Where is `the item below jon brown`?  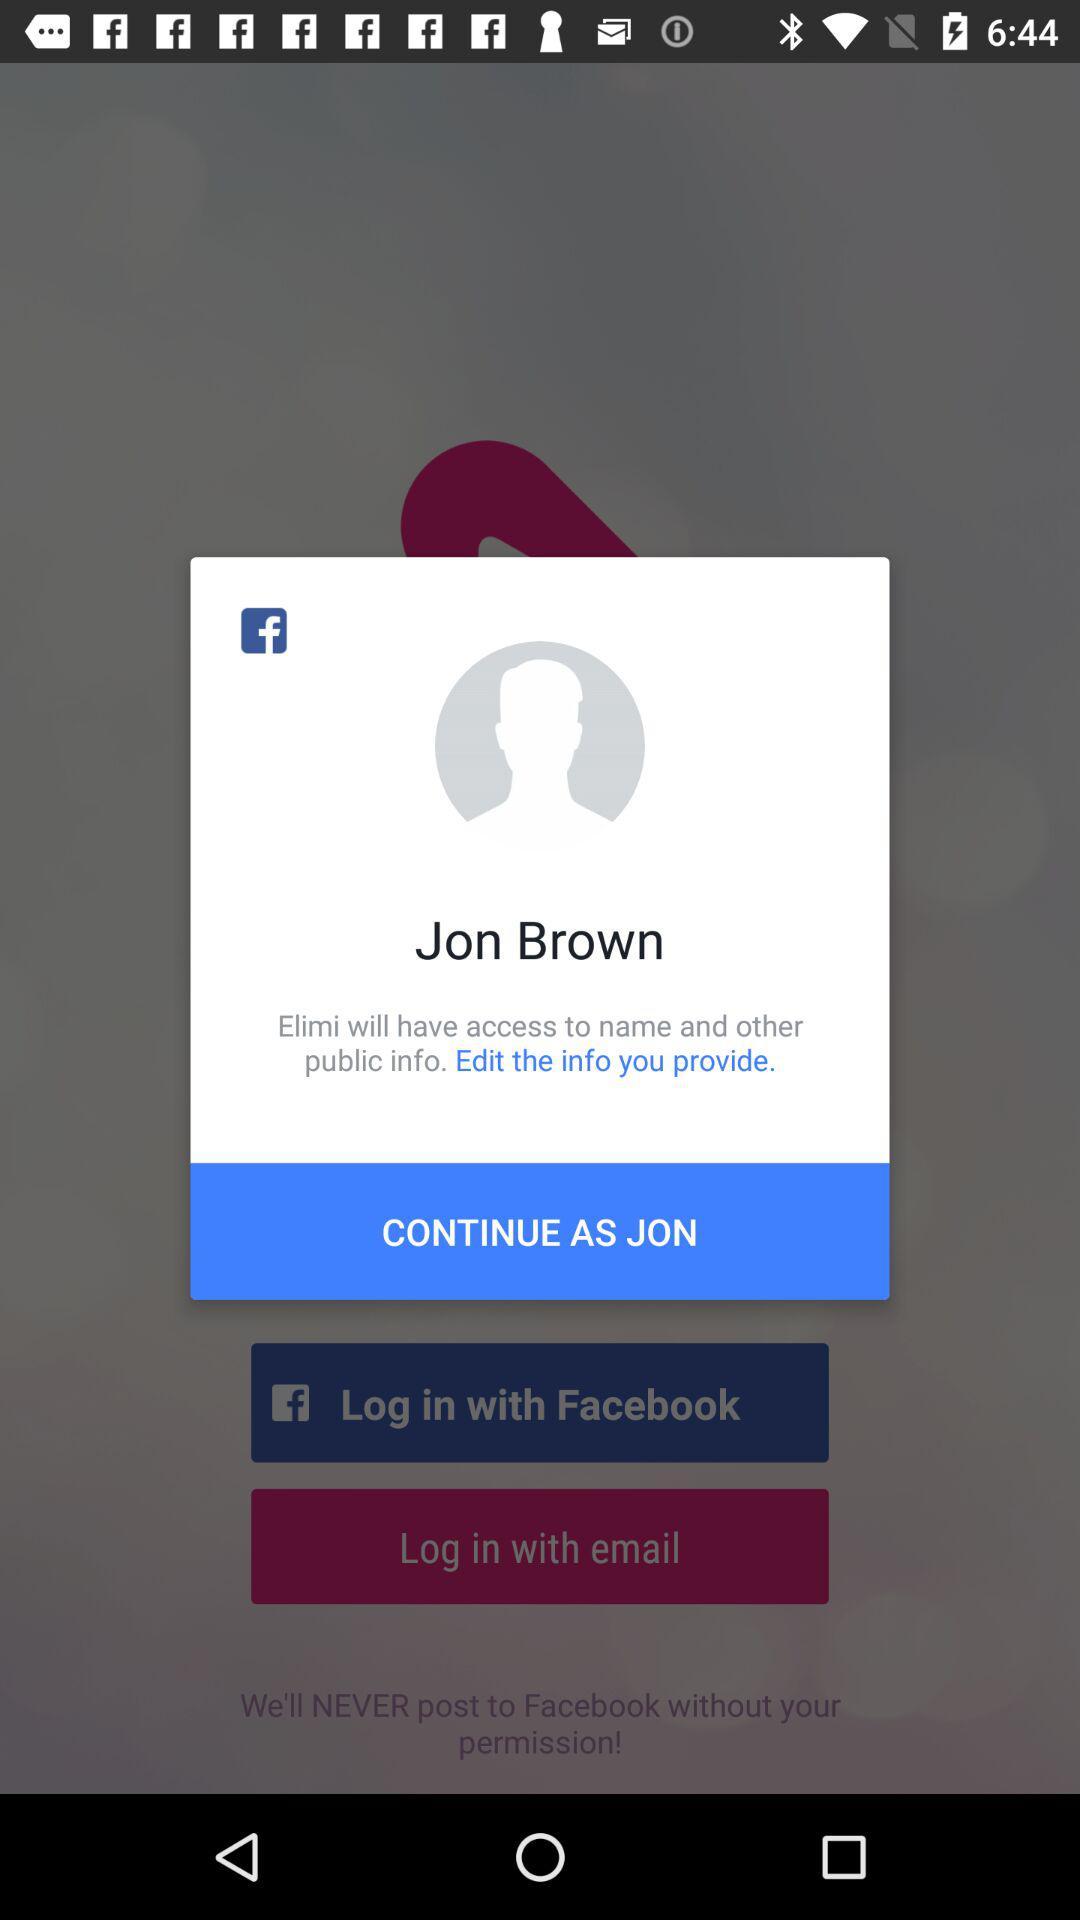 the item below jon brown is located at coordinates (540, 1041).